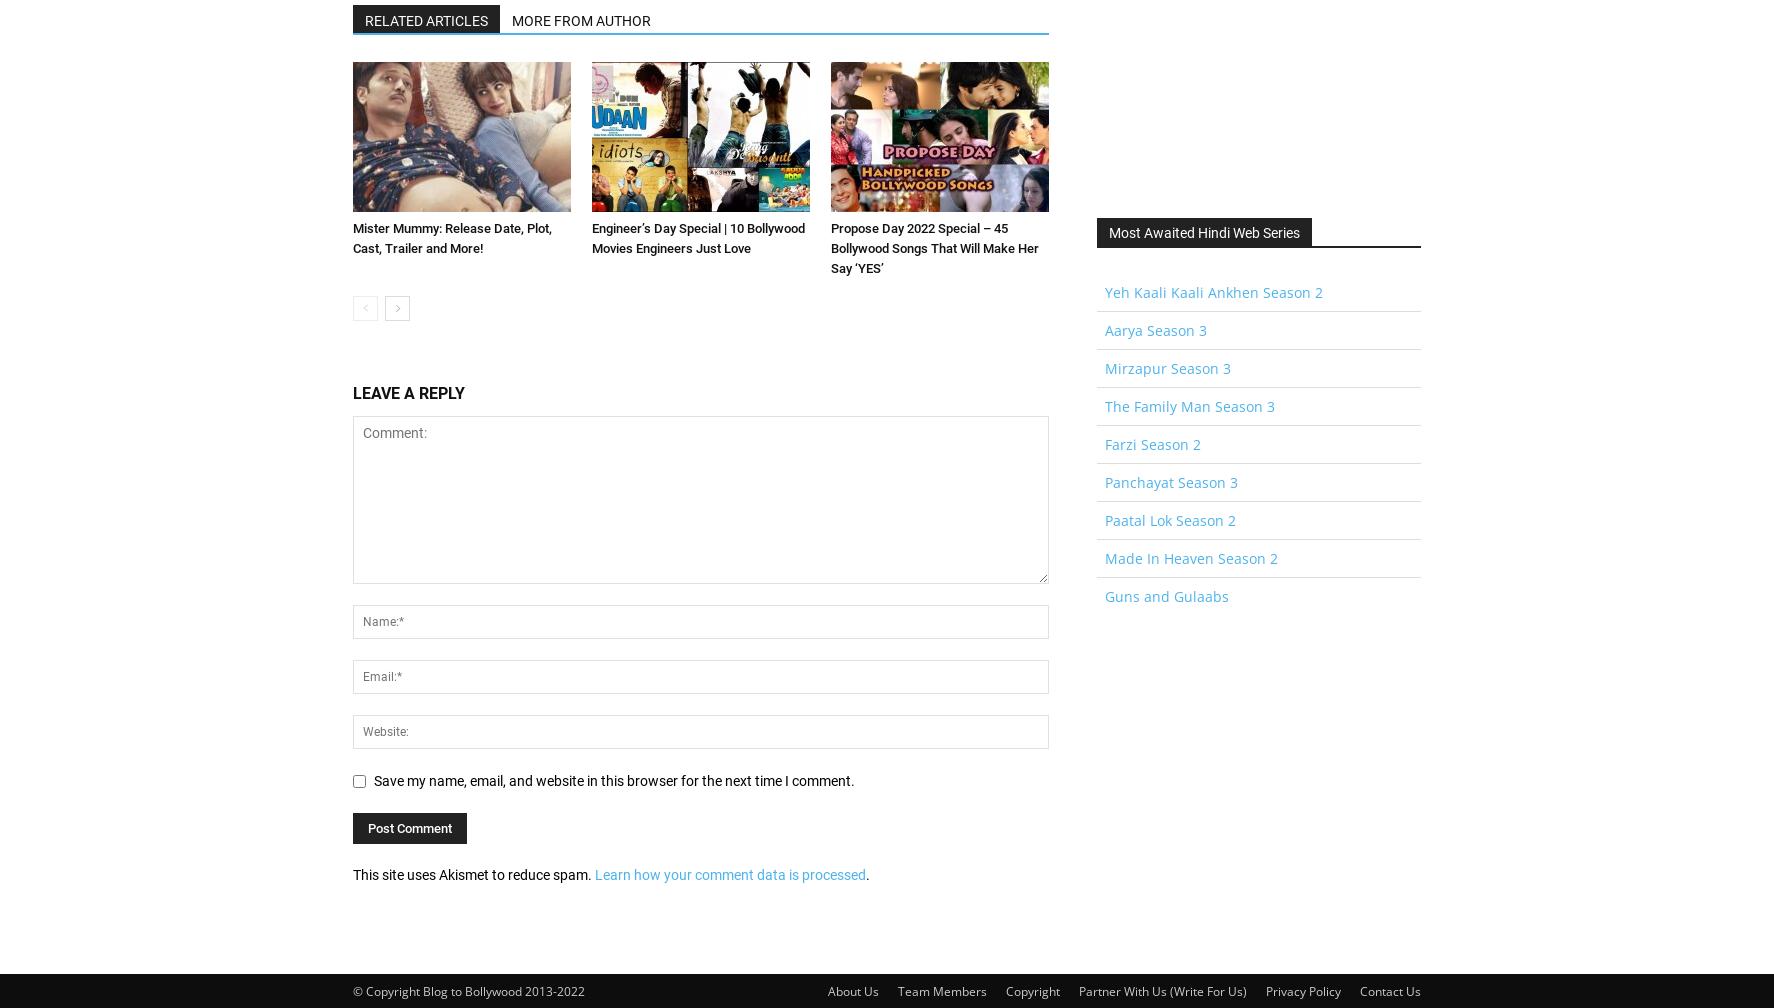  What do you see at coordinates (1170, 520) in the screenshot?
I see `'Paatal Lok Season 2'` at bounding box center [1170, 520].